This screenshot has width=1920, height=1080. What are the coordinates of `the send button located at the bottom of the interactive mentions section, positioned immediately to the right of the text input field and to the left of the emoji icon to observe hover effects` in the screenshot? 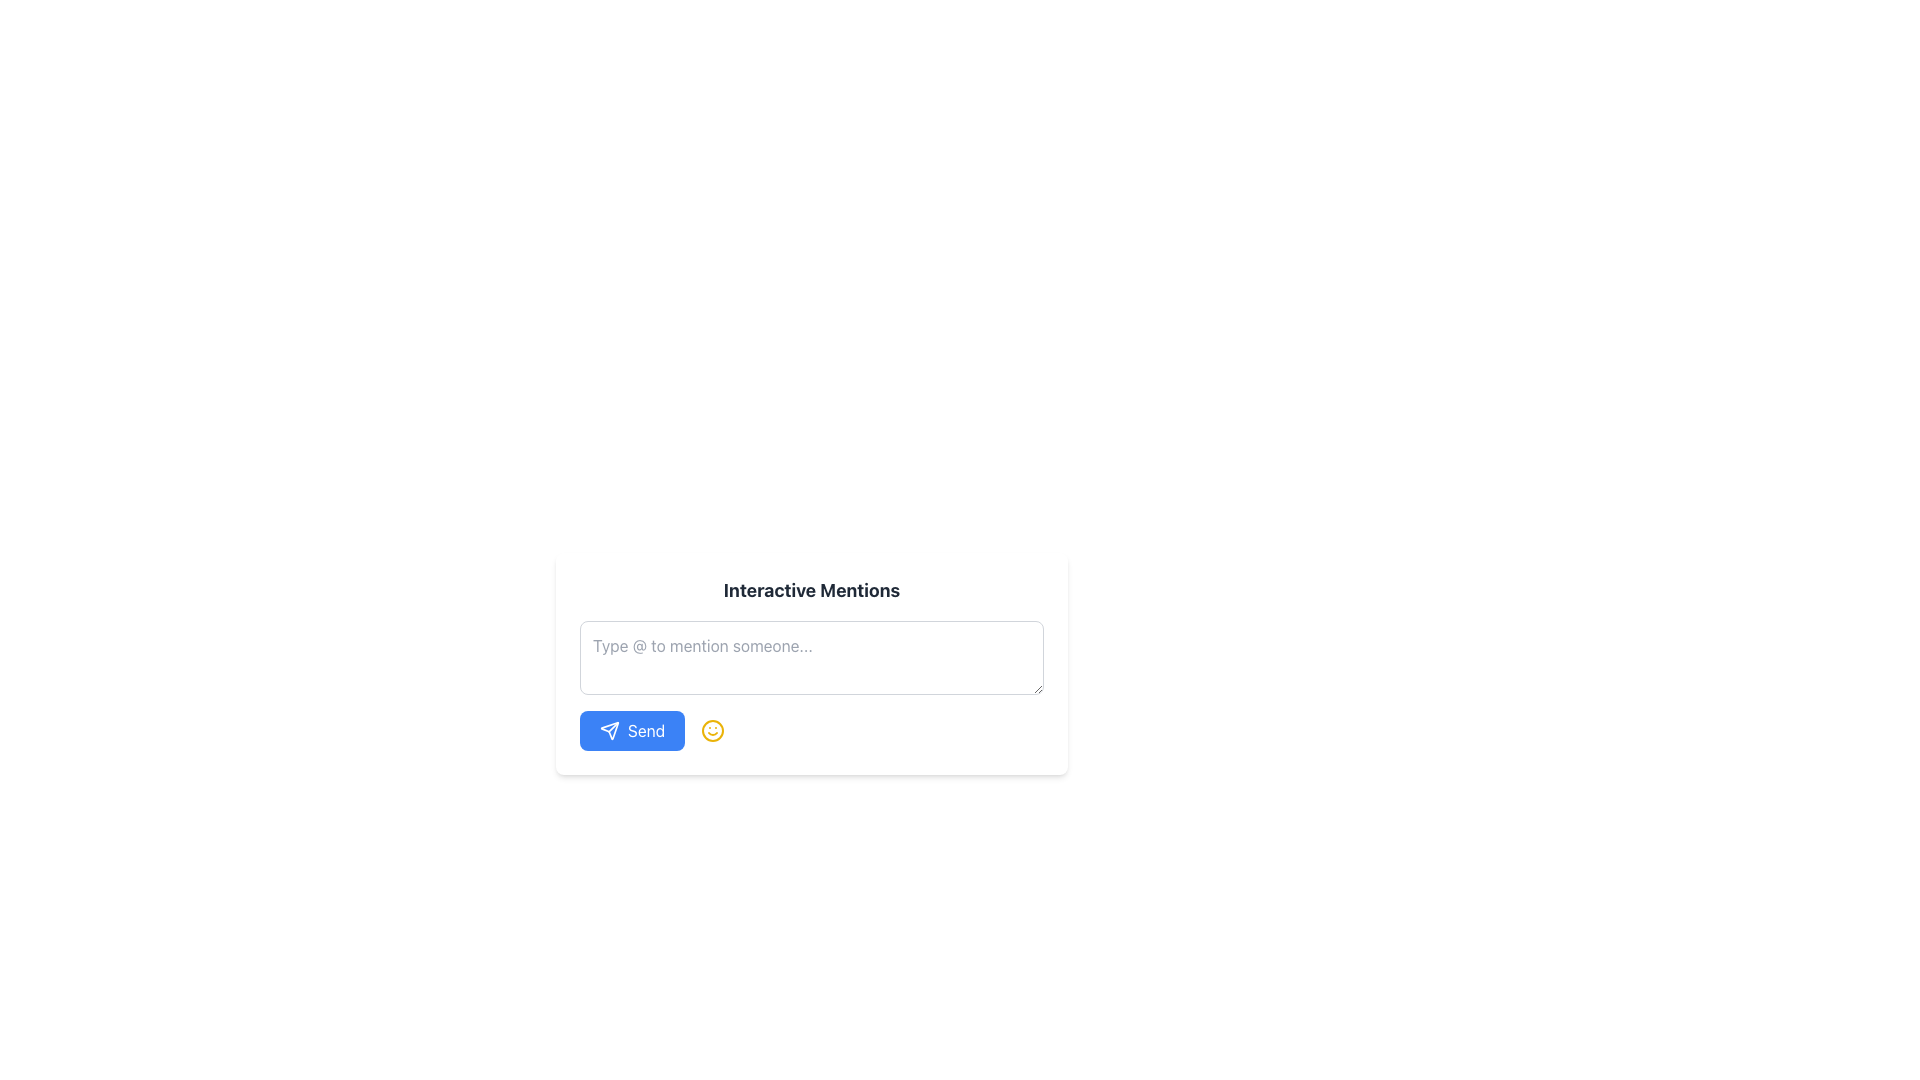 It's located at (631, 731).